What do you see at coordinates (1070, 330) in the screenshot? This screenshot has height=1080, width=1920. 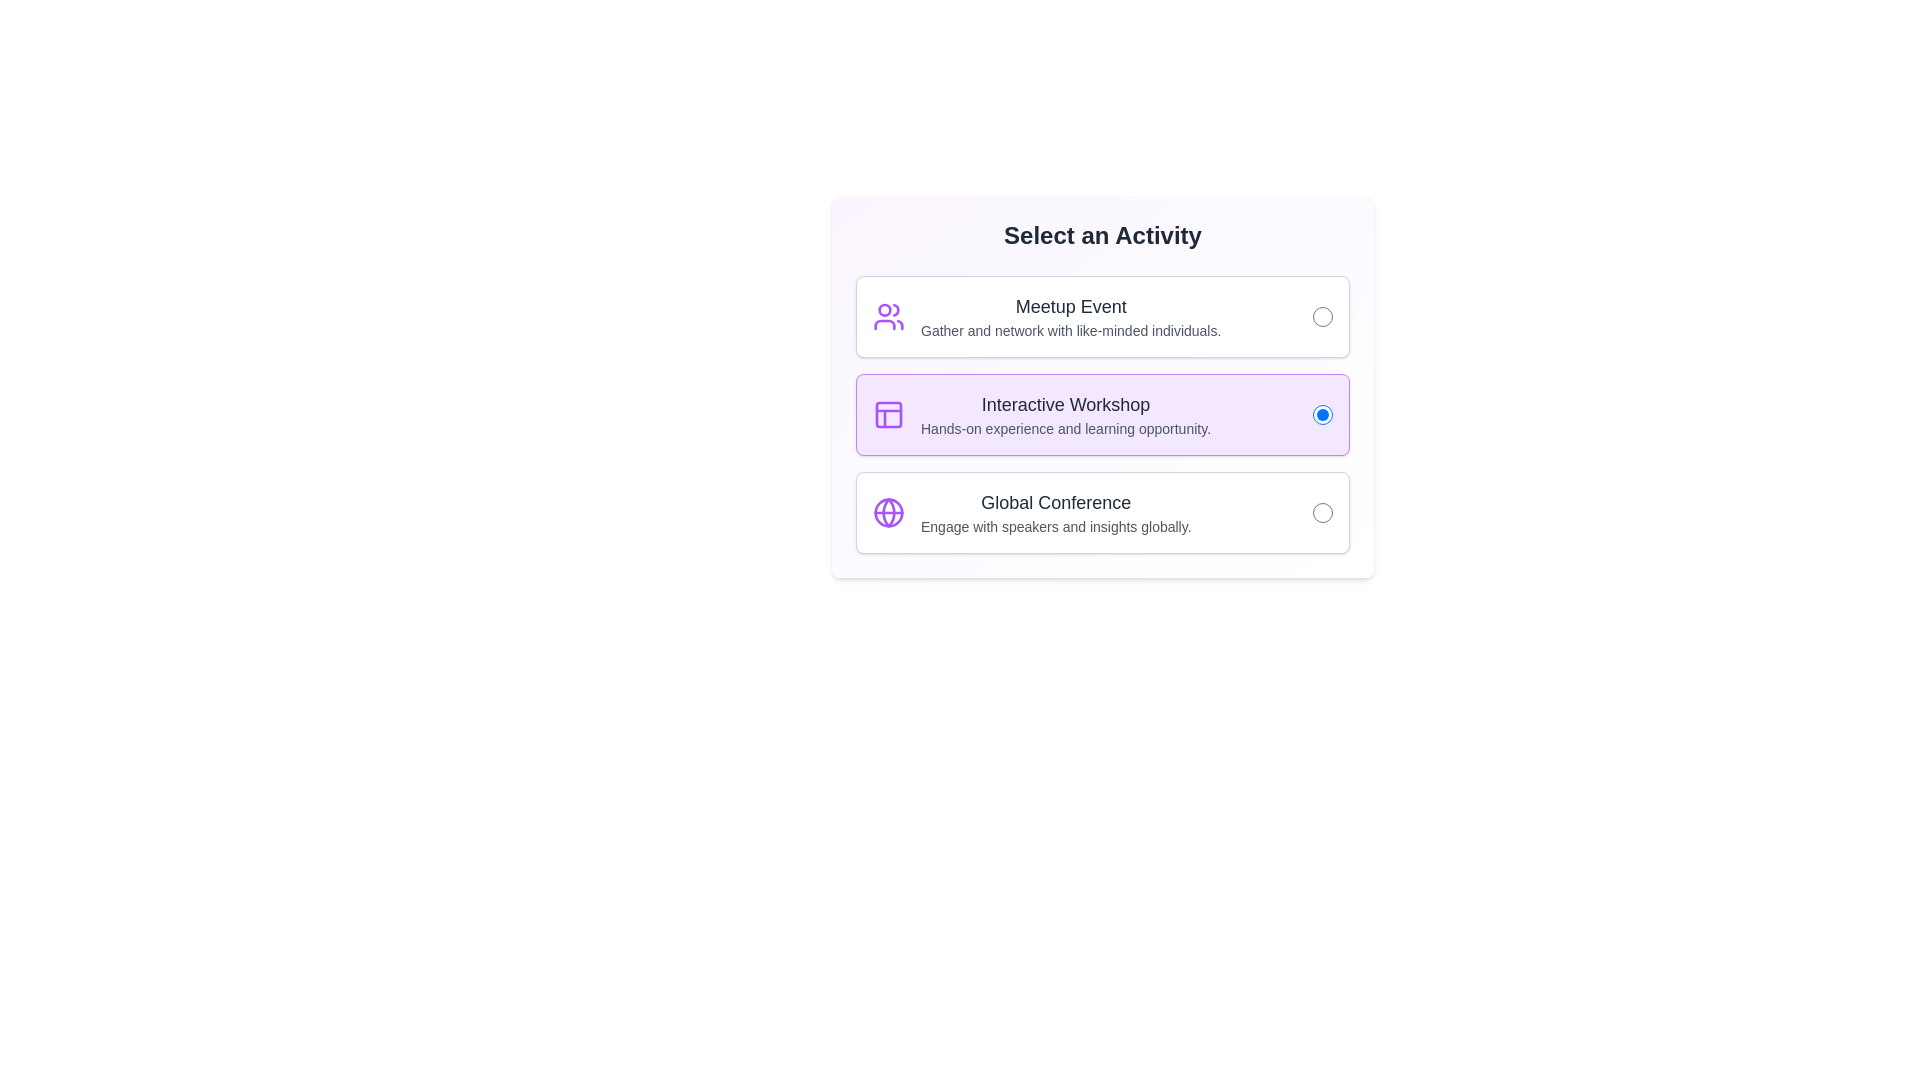 I see `the Text label providing descriptive information about the 'Meetup Event' activity, which is located directly below the 'Meetup Event' title in the first card of the activities section` at bounding box center [1070, 330].